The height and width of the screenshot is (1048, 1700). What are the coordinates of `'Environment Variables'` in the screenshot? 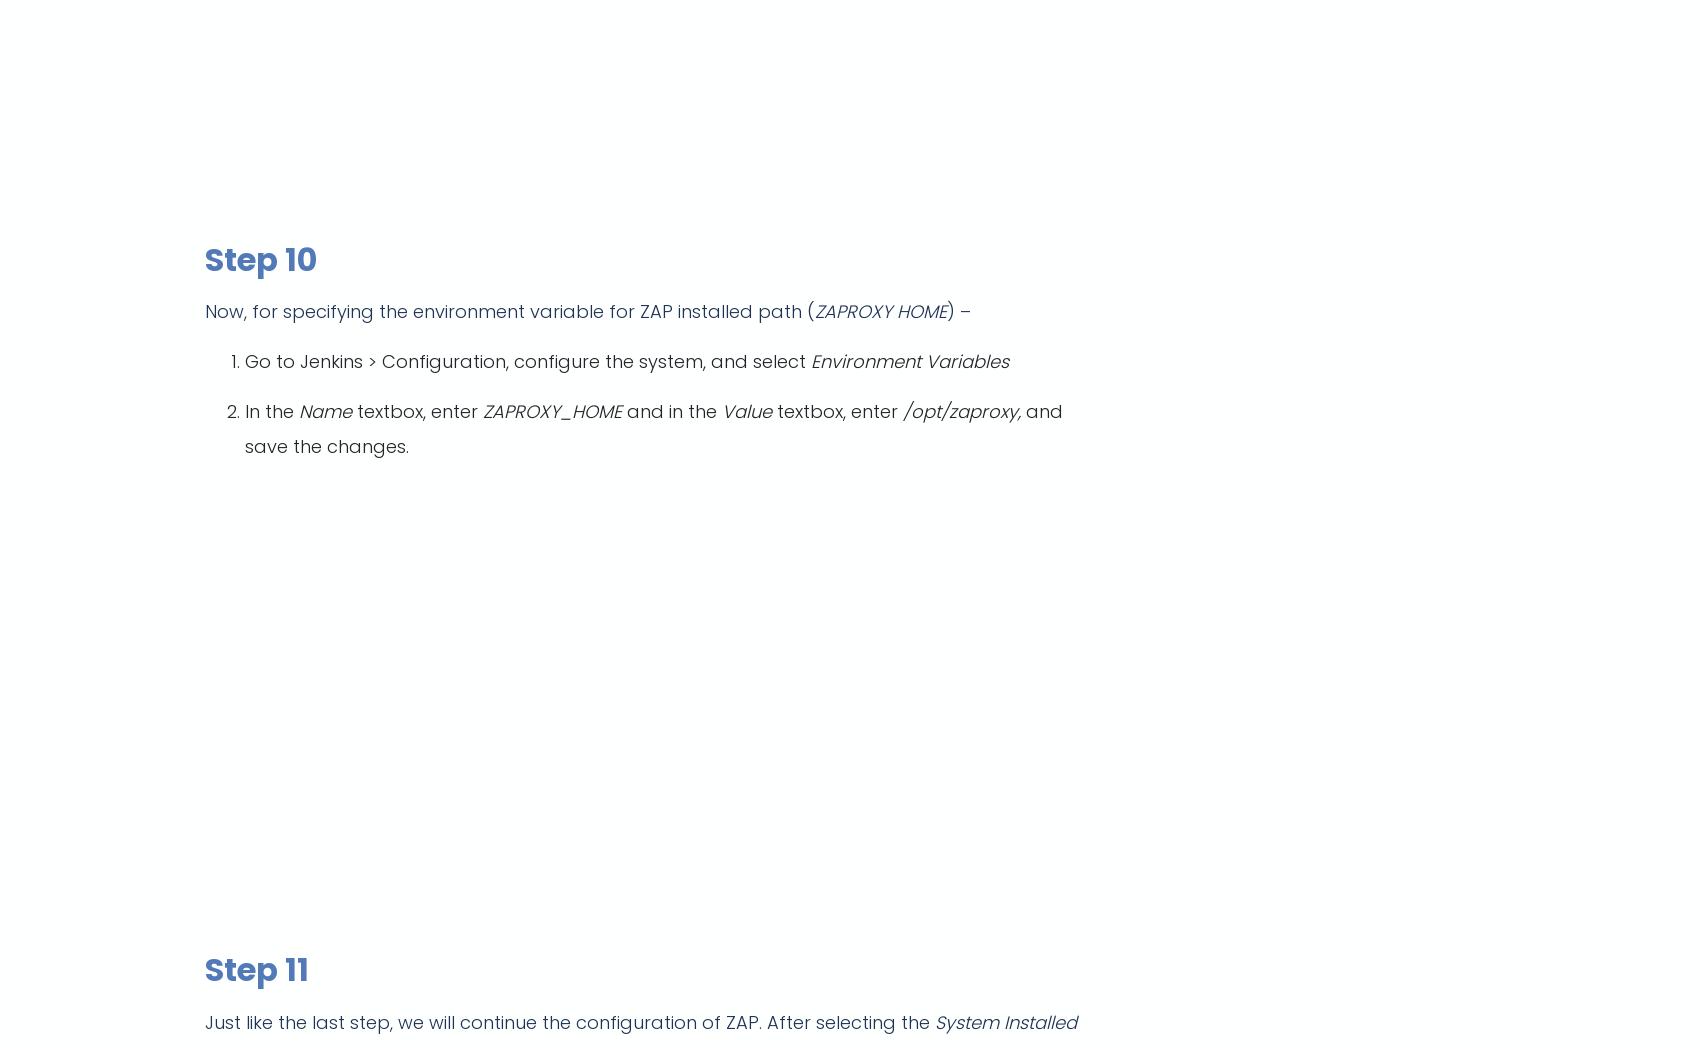 It's located at (910, 360).